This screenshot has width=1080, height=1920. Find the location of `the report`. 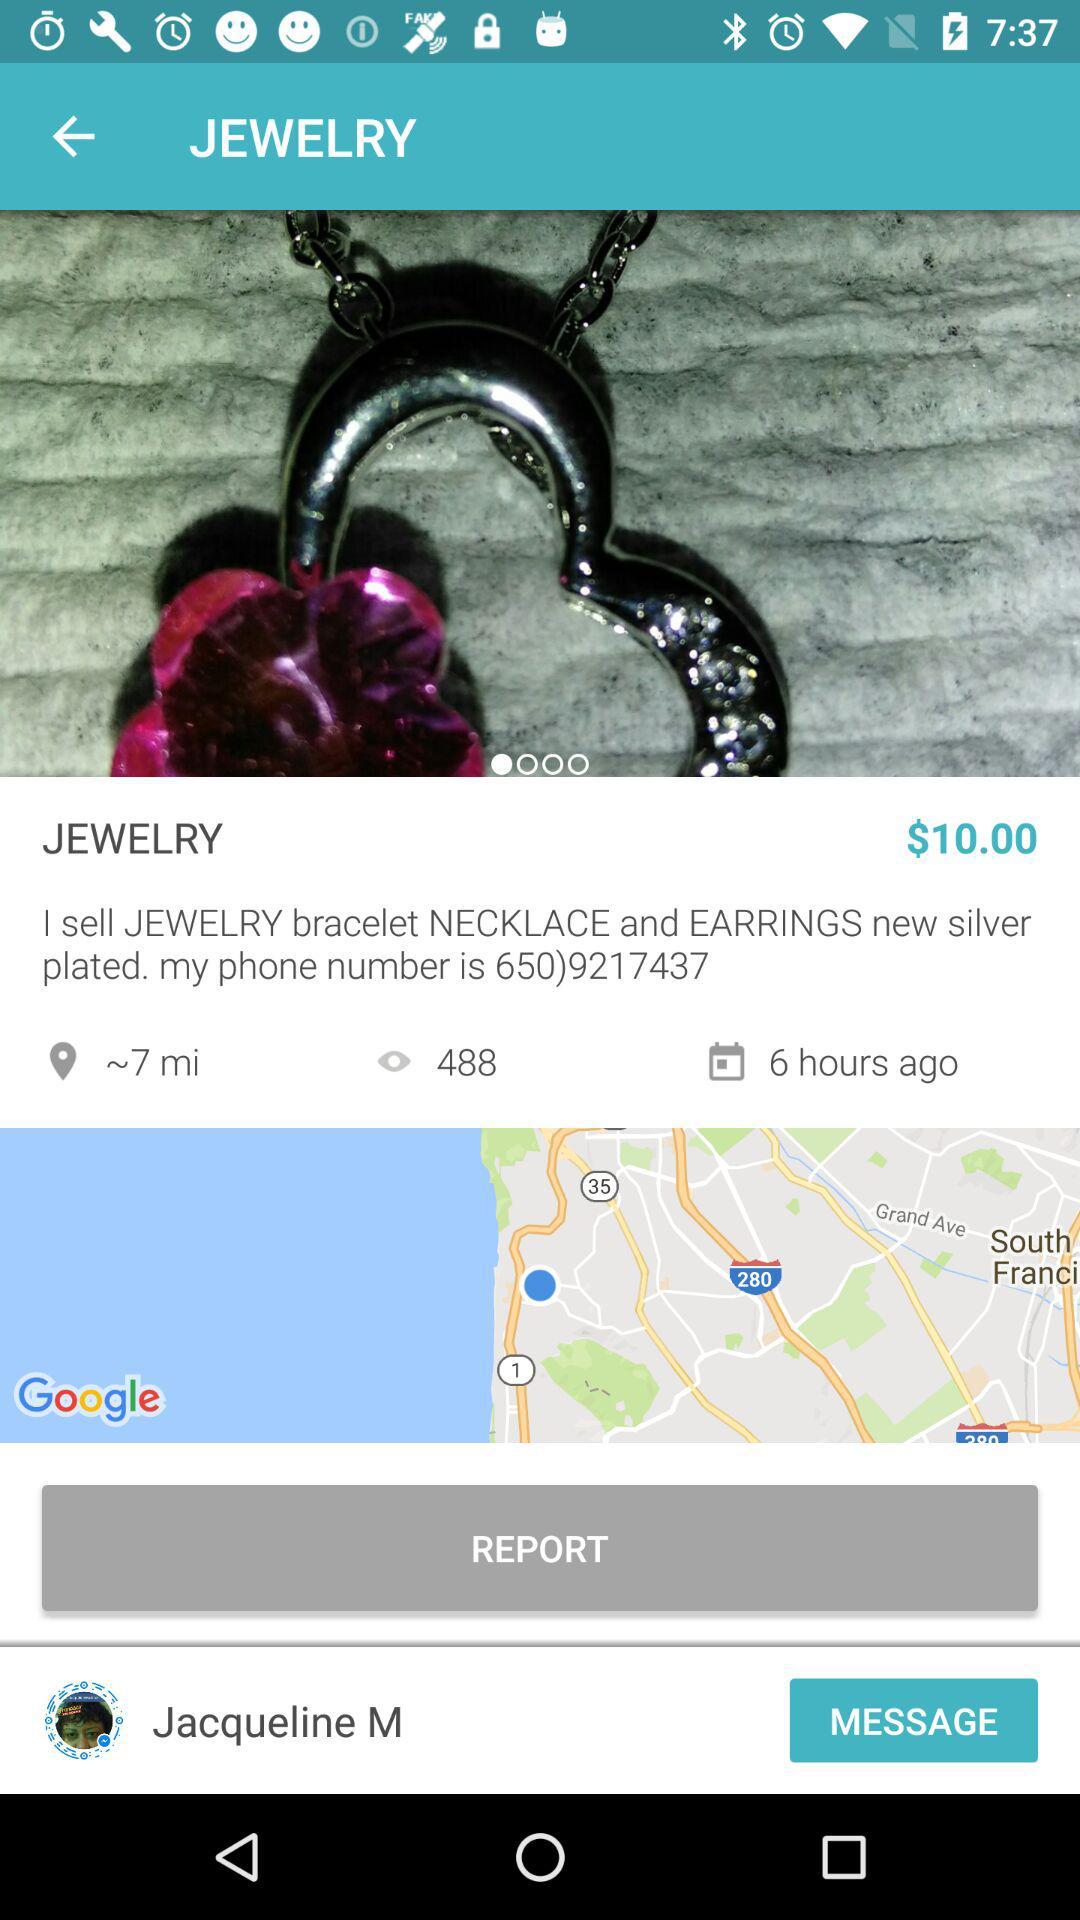

the report is located at coordinates (540, 1547).